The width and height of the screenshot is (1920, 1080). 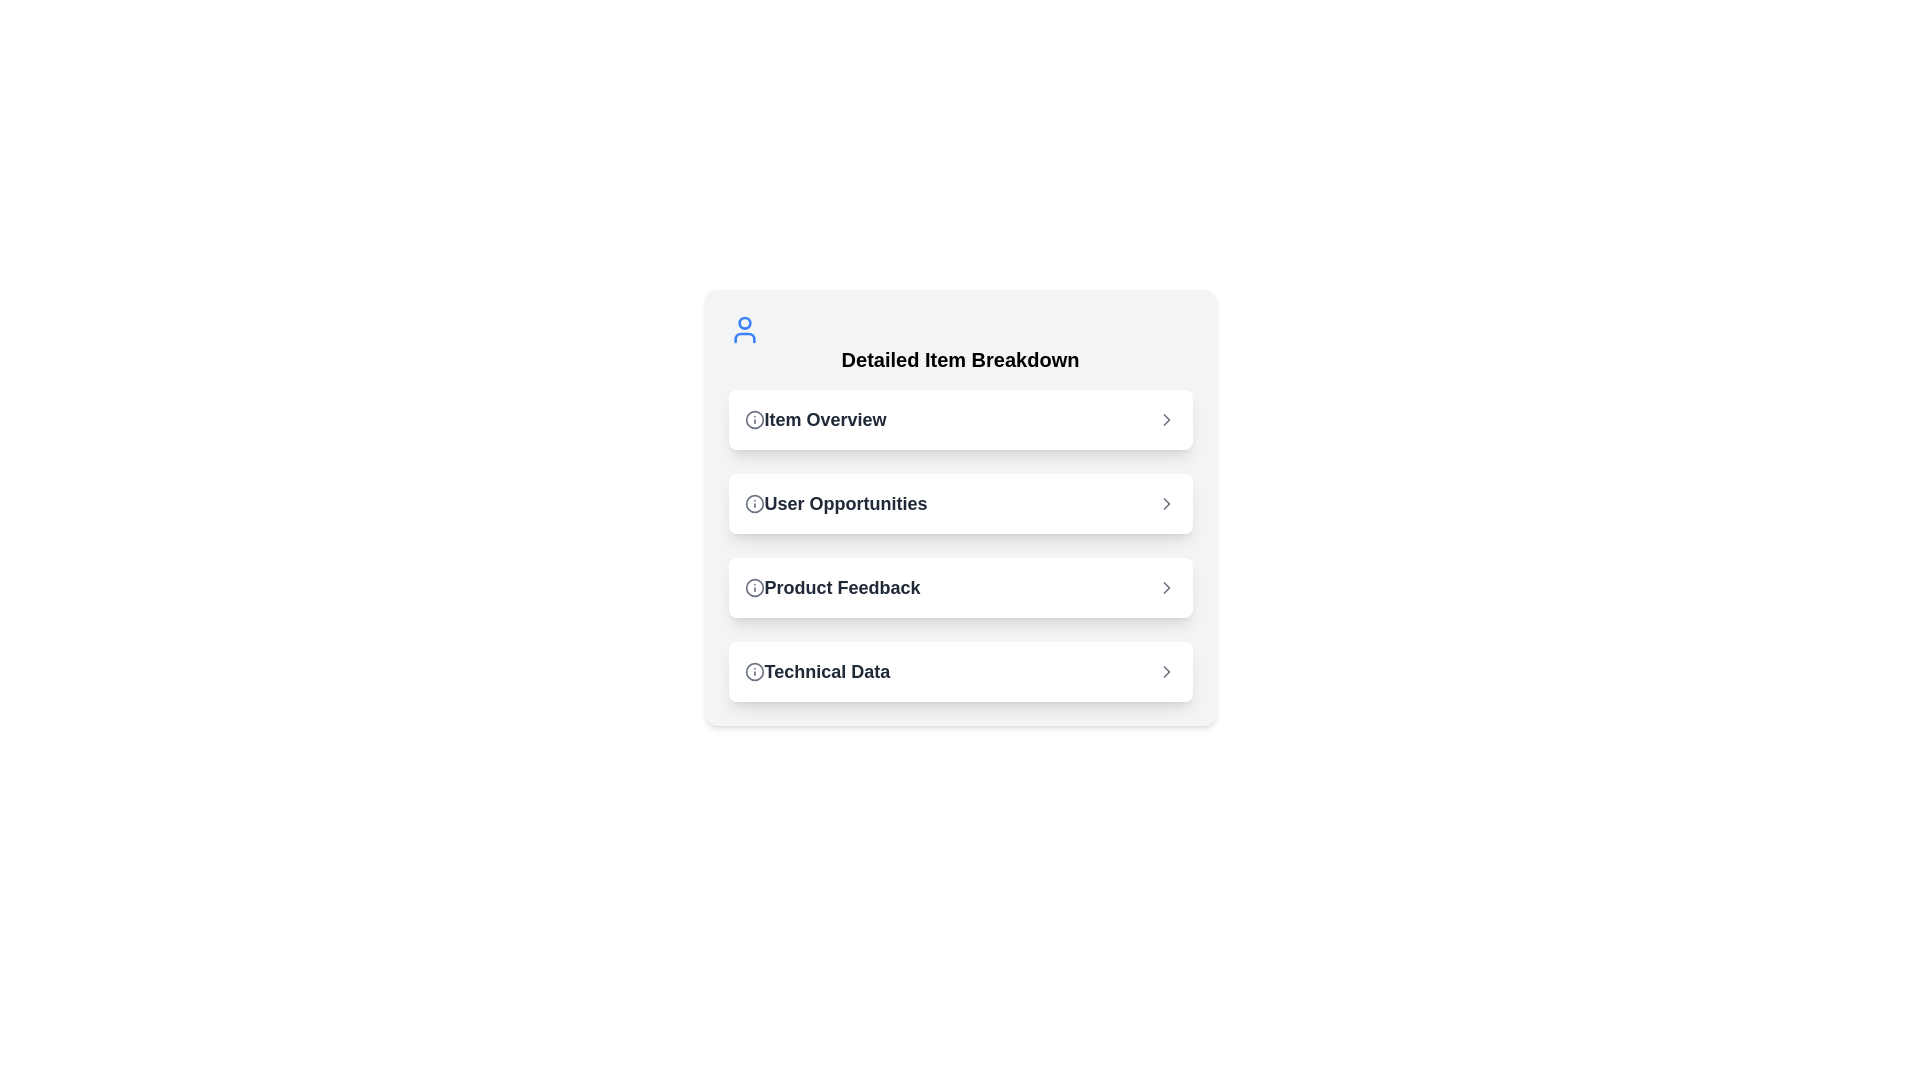 What do you see at coordinates (960, 419) in the screenshot?
I see `the first button-like clickable card in the 'Detailed Item Breakdown' section` at bounding box center [960, 419].